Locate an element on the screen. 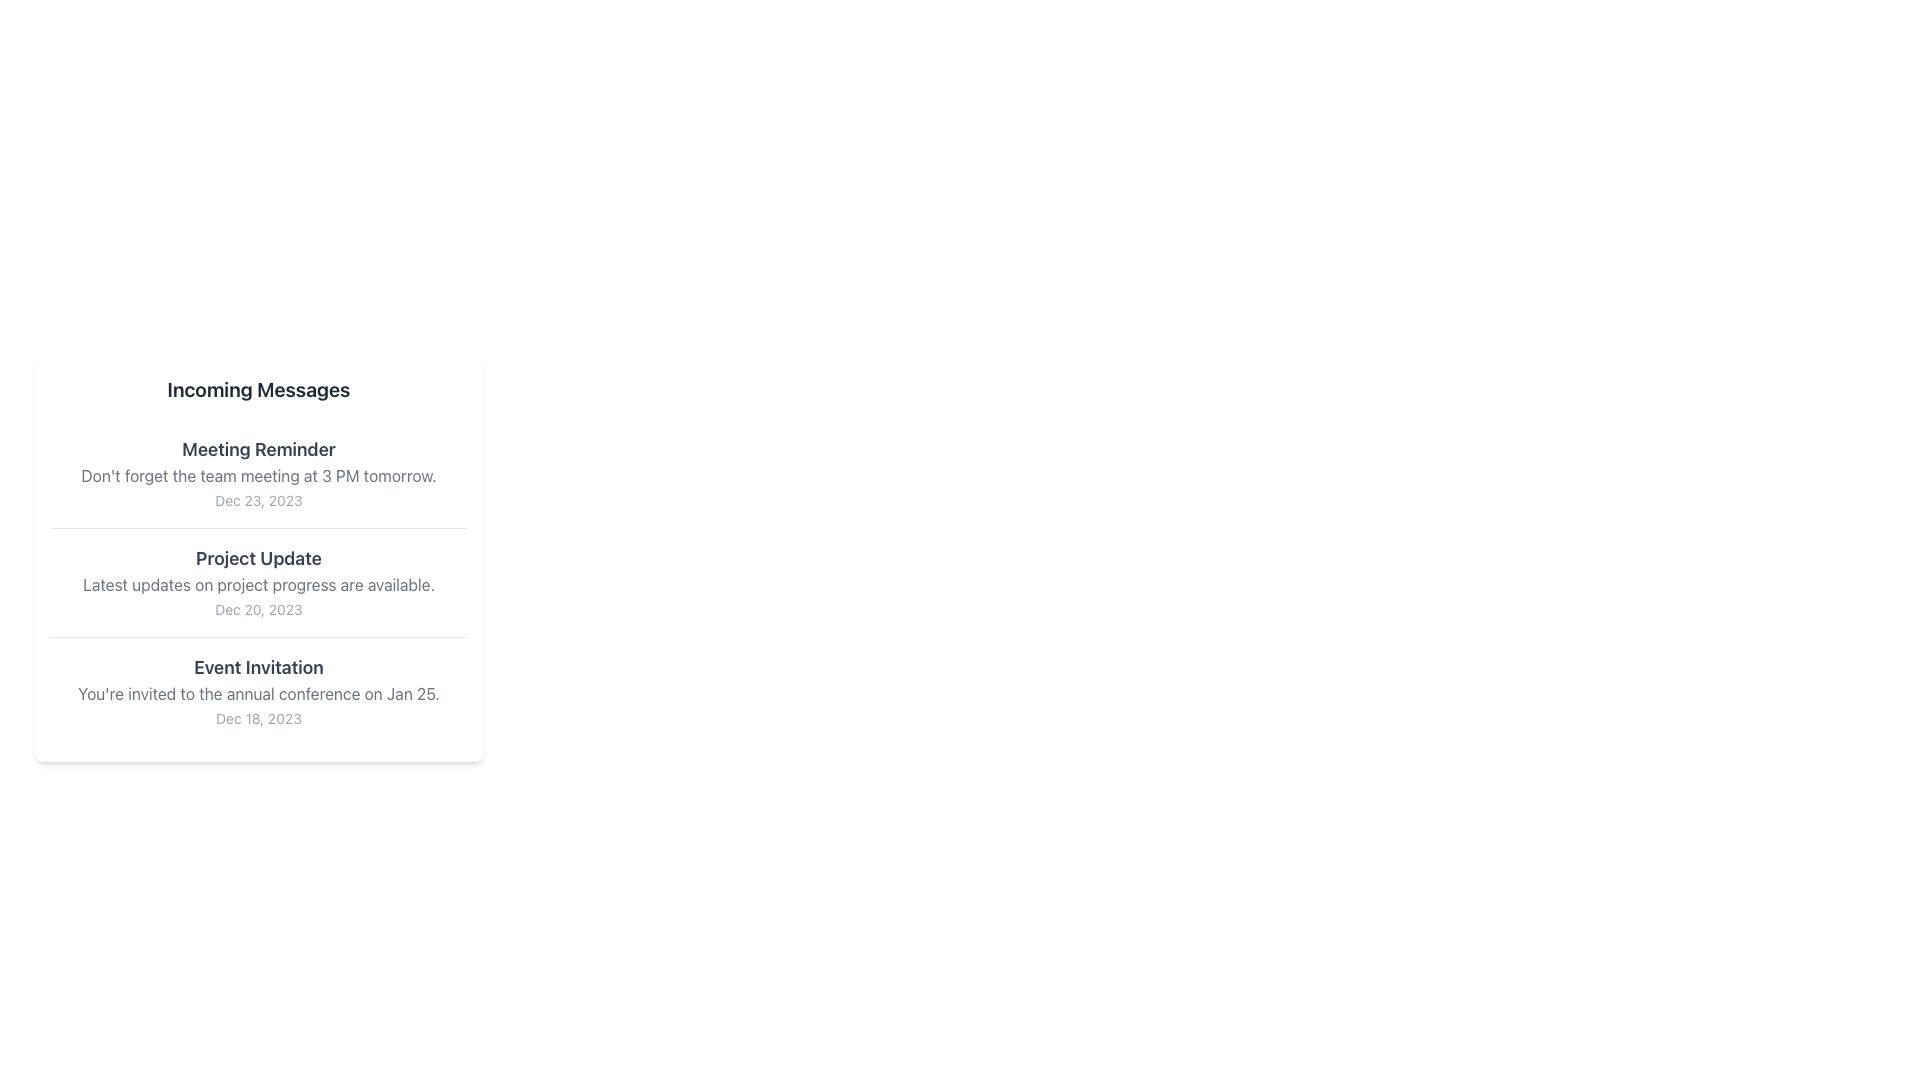 Image resolution: width=1920 pixels, height=1080 pixels. the third text block in the vertically-stacked list, which provides an event invitation notification is located at coordinates (258, 689).